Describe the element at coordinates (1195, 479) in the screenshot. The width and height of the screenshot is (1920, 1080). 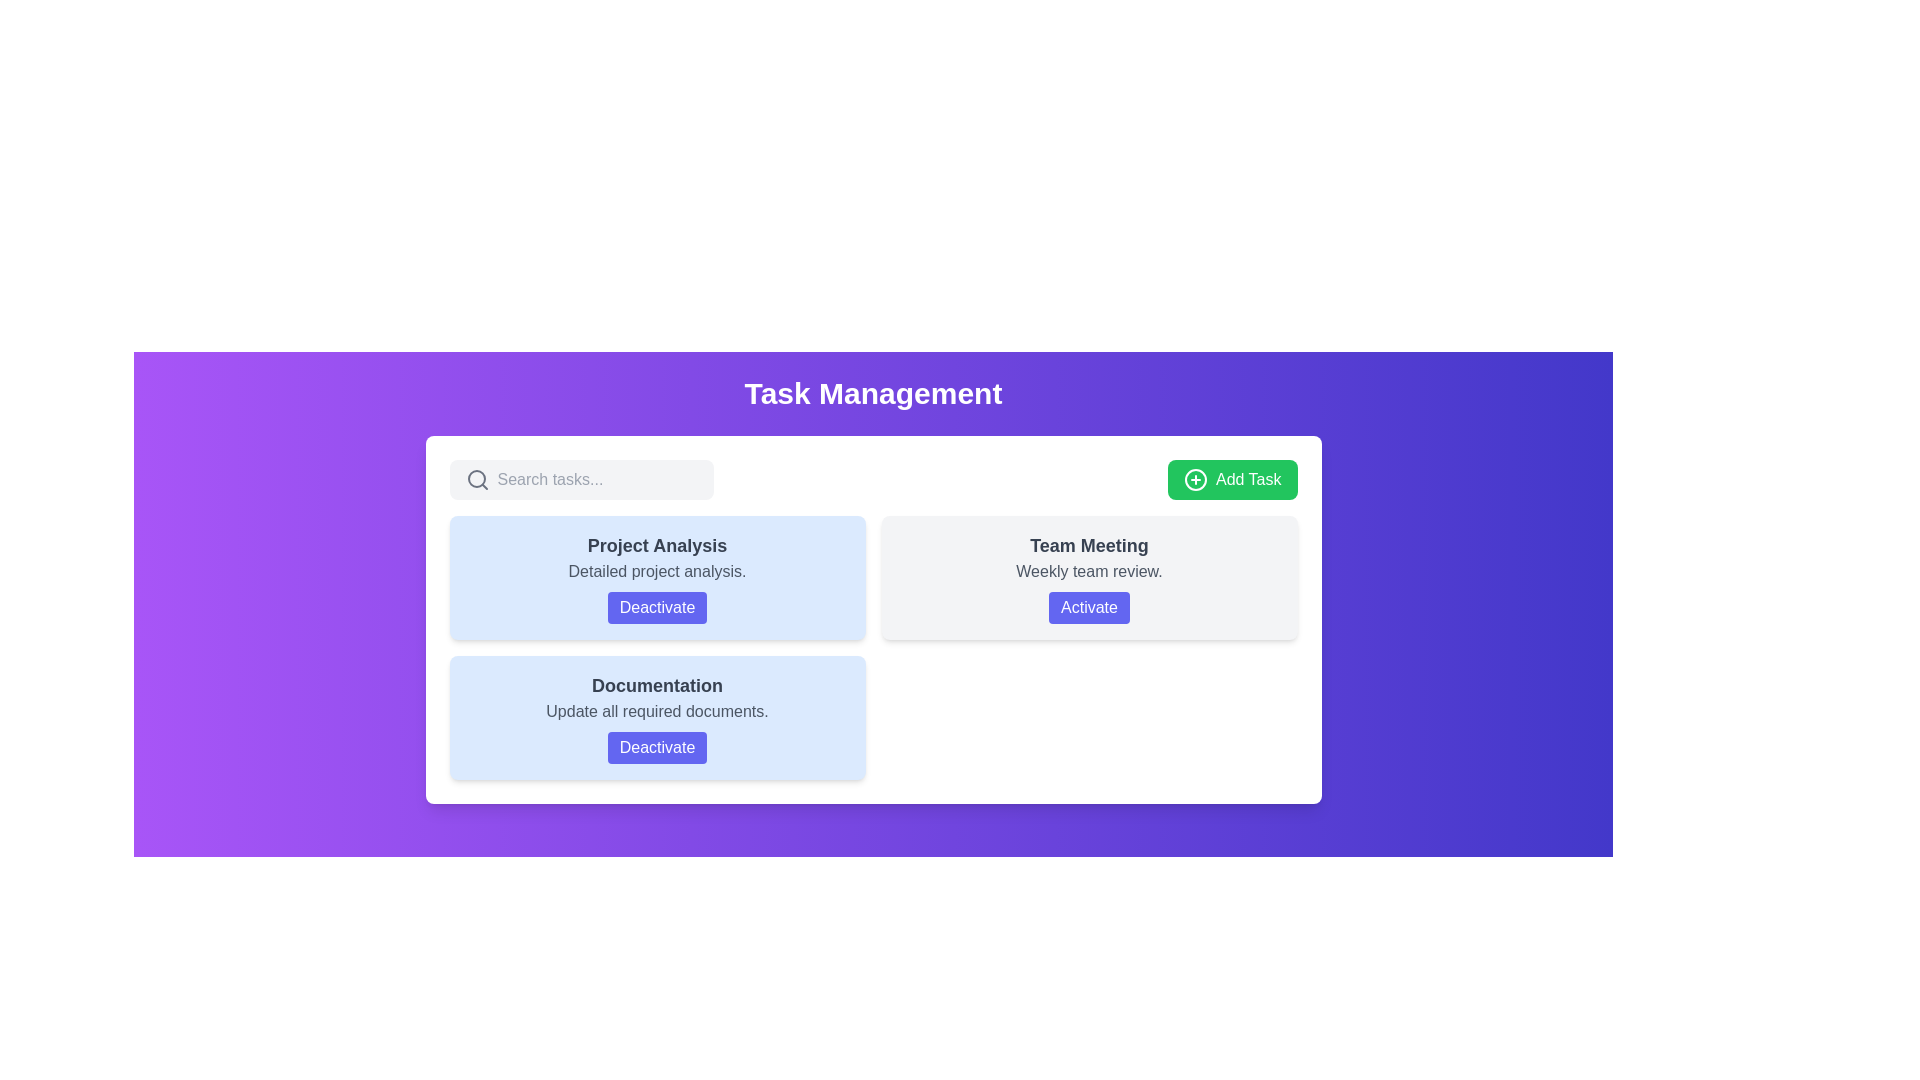
I see `the circular green icon with a white plus sign, which is part of the 'Add Task' button, located in the top-right area of the interface` at that location.